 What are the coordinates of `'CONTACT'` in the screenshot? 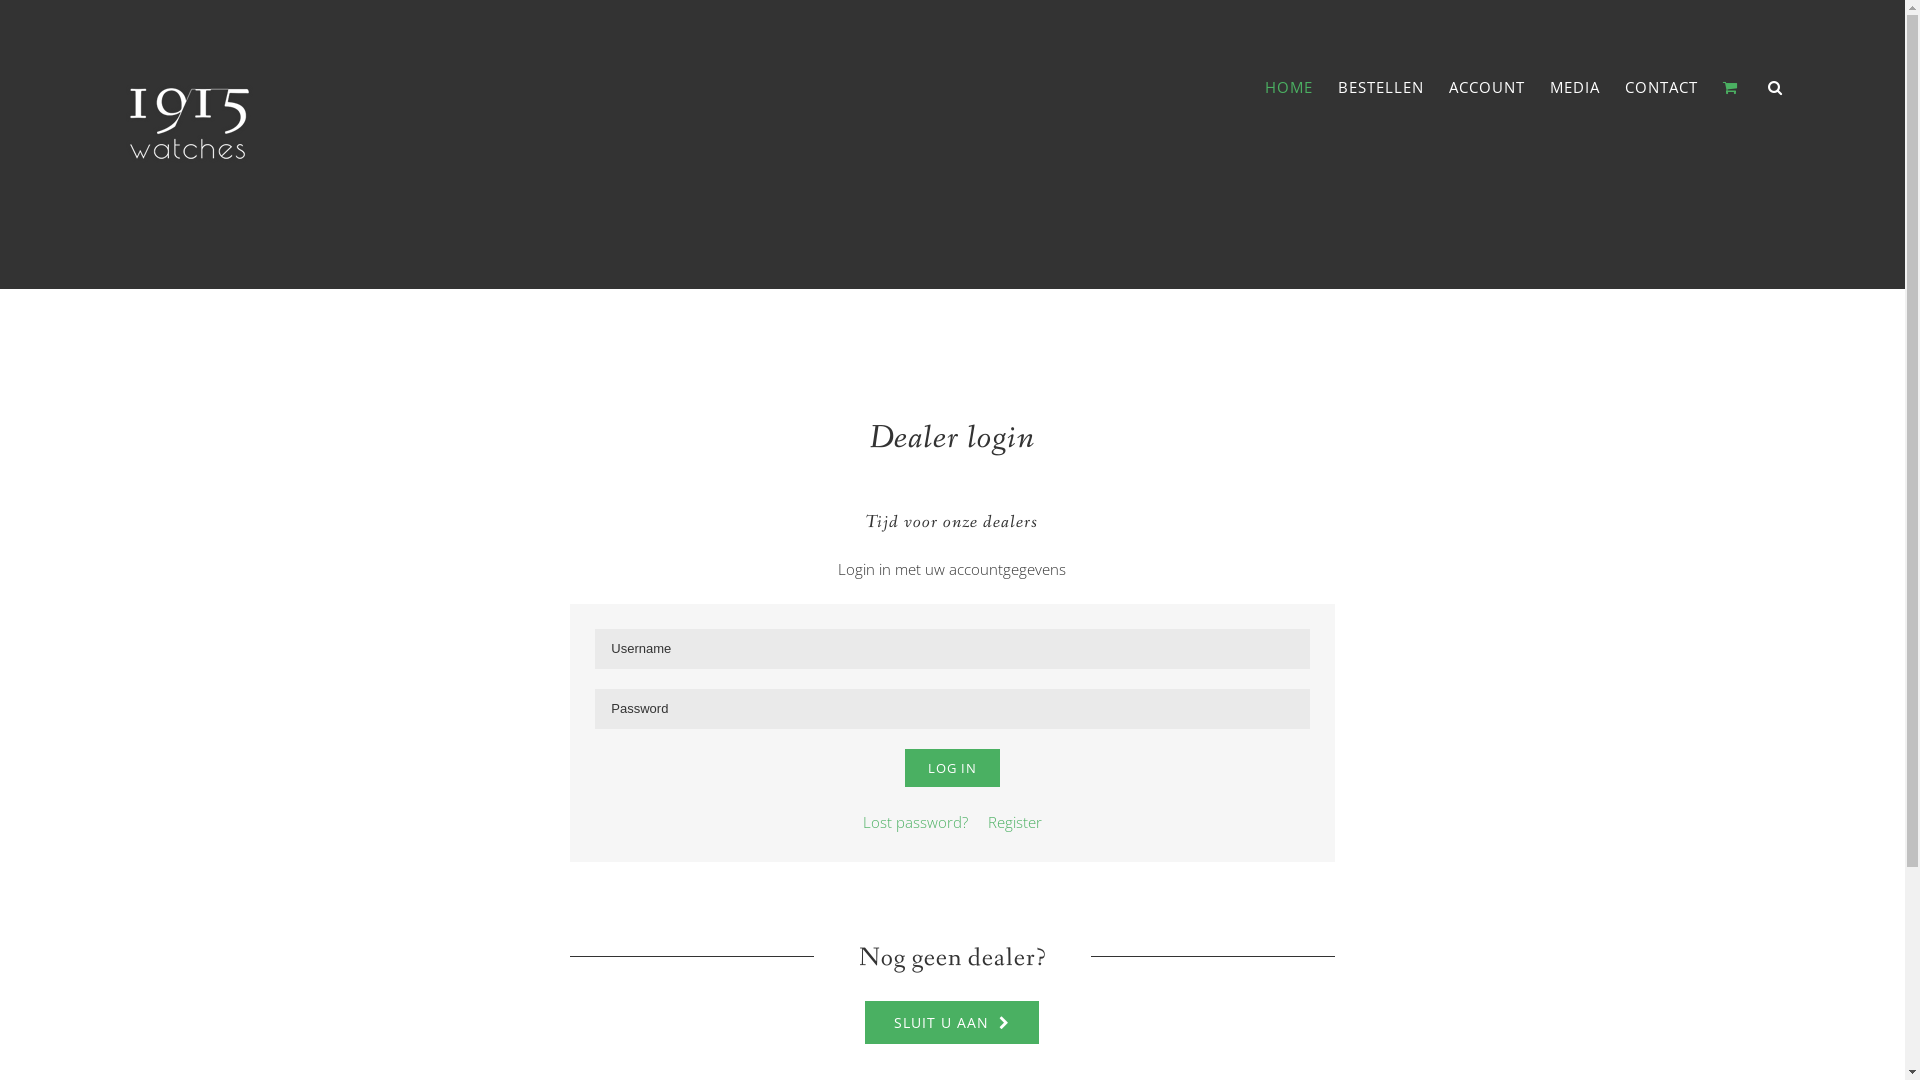 It's located at (1661, 86).